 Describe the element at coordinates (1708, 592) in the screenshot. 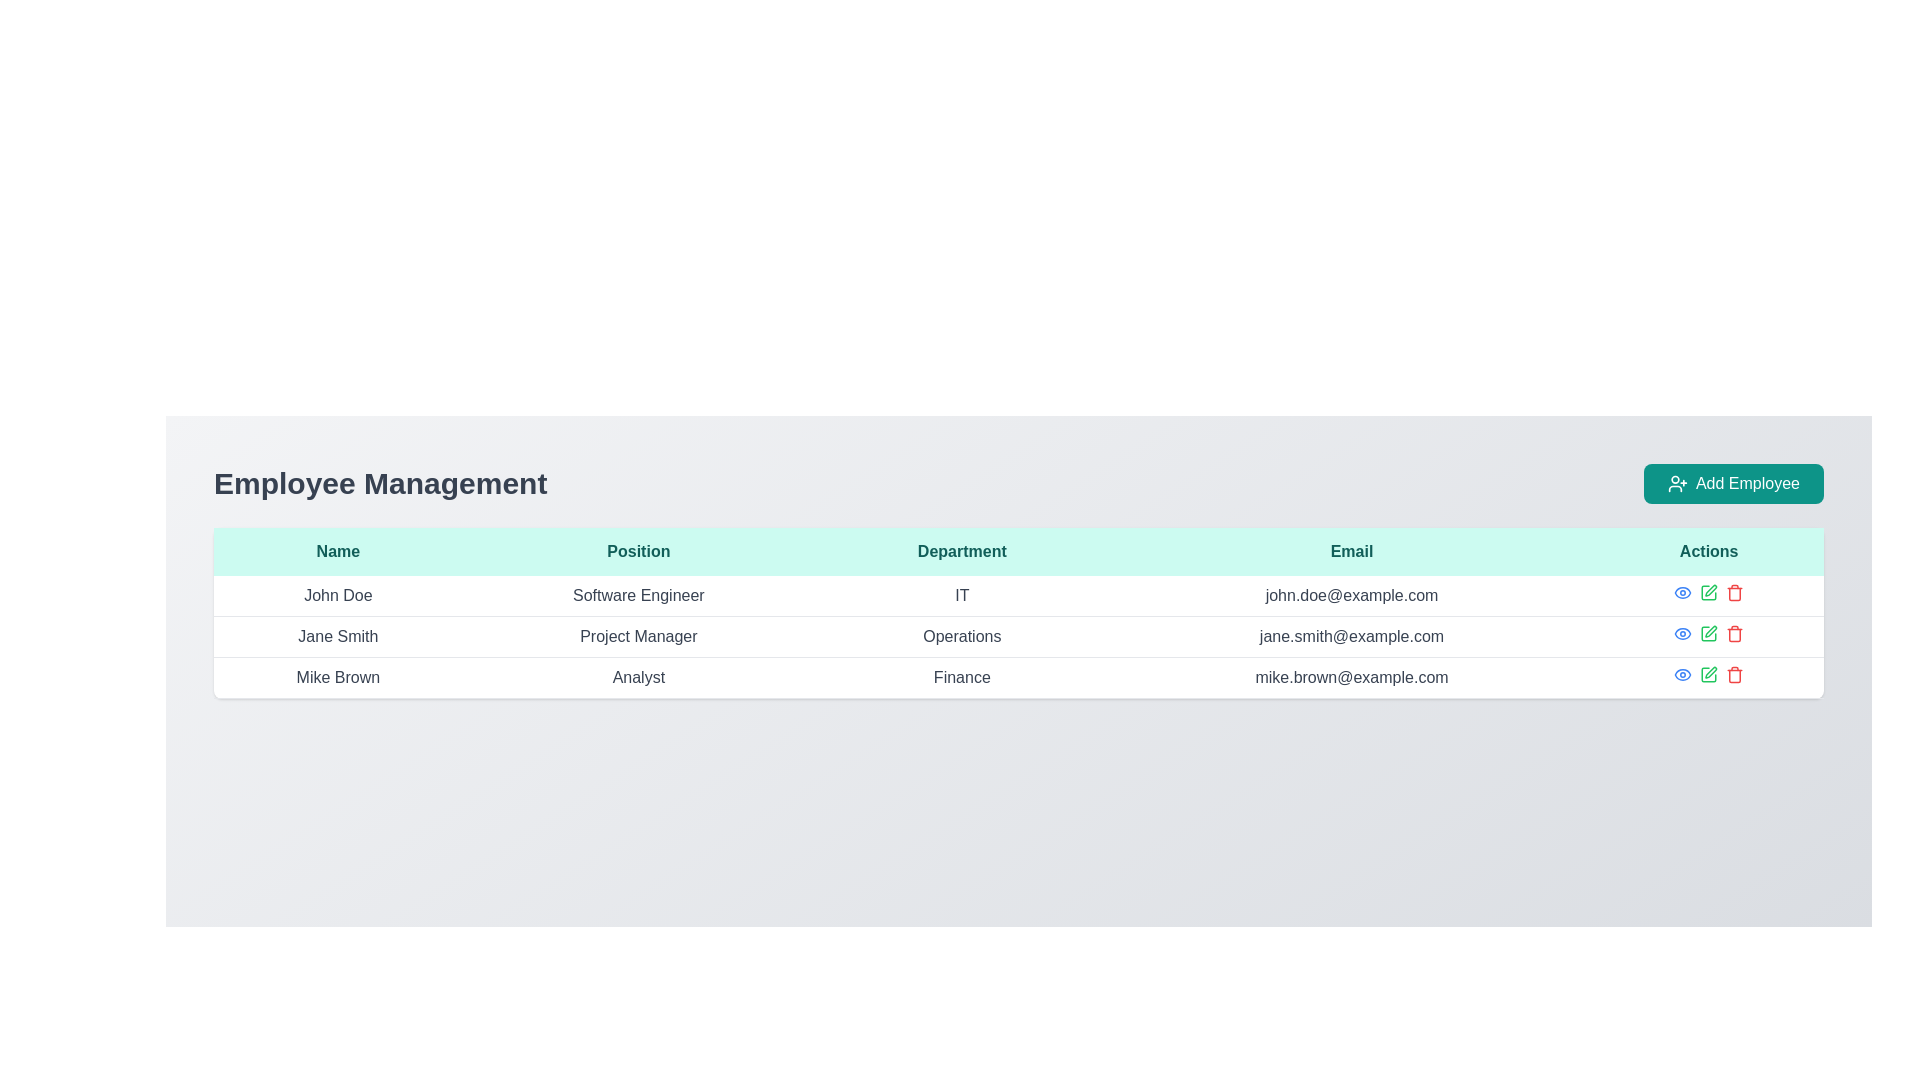

I see `the 'edit' icon button located in the 'Actions' column of the table for the first row corresponding to 'John Doe'` at that location.